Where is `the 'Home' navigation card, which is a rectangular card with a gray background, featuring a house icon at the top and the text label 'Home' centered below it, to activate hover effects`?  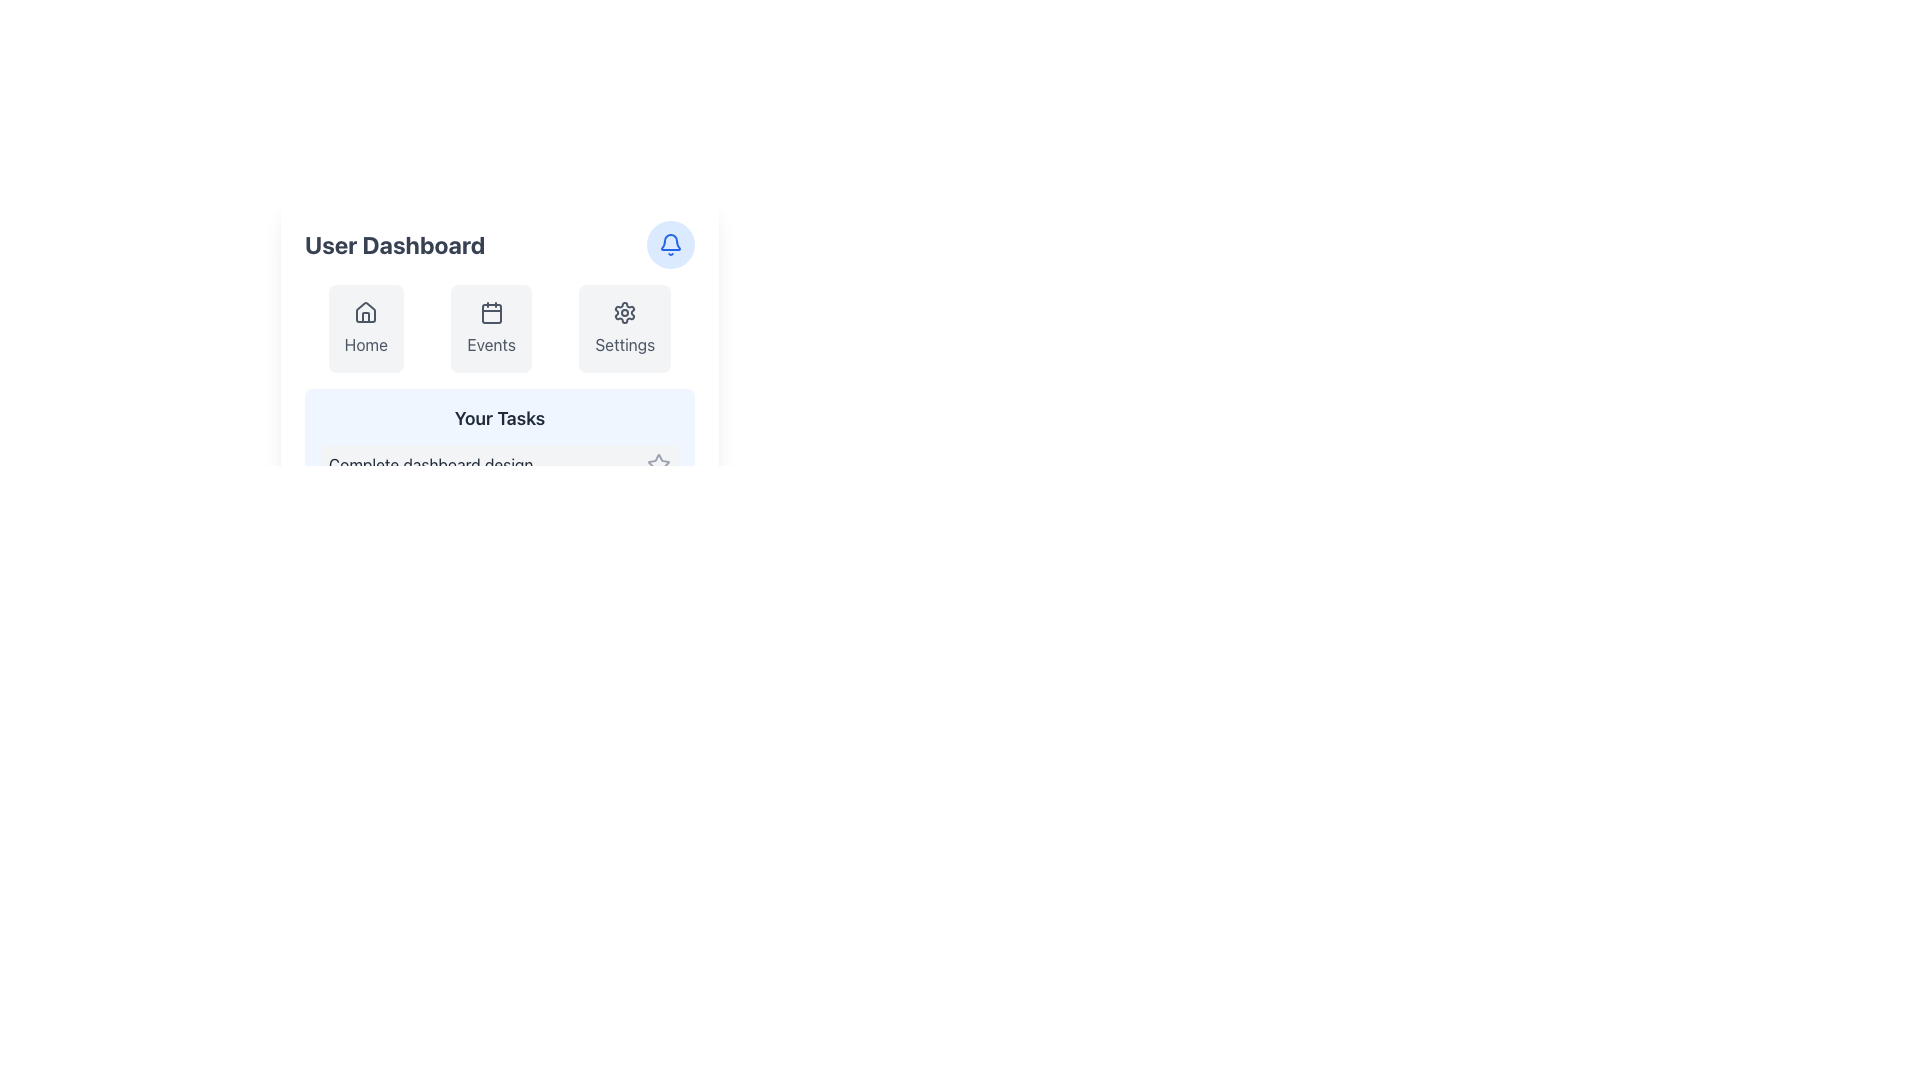
the 'Home' navigation card, which is a rectangular card with a gray background, featuring a house icon at the top and the text label 'Home' centered below it, to activate hover effects is located at coordinates (366, 327).